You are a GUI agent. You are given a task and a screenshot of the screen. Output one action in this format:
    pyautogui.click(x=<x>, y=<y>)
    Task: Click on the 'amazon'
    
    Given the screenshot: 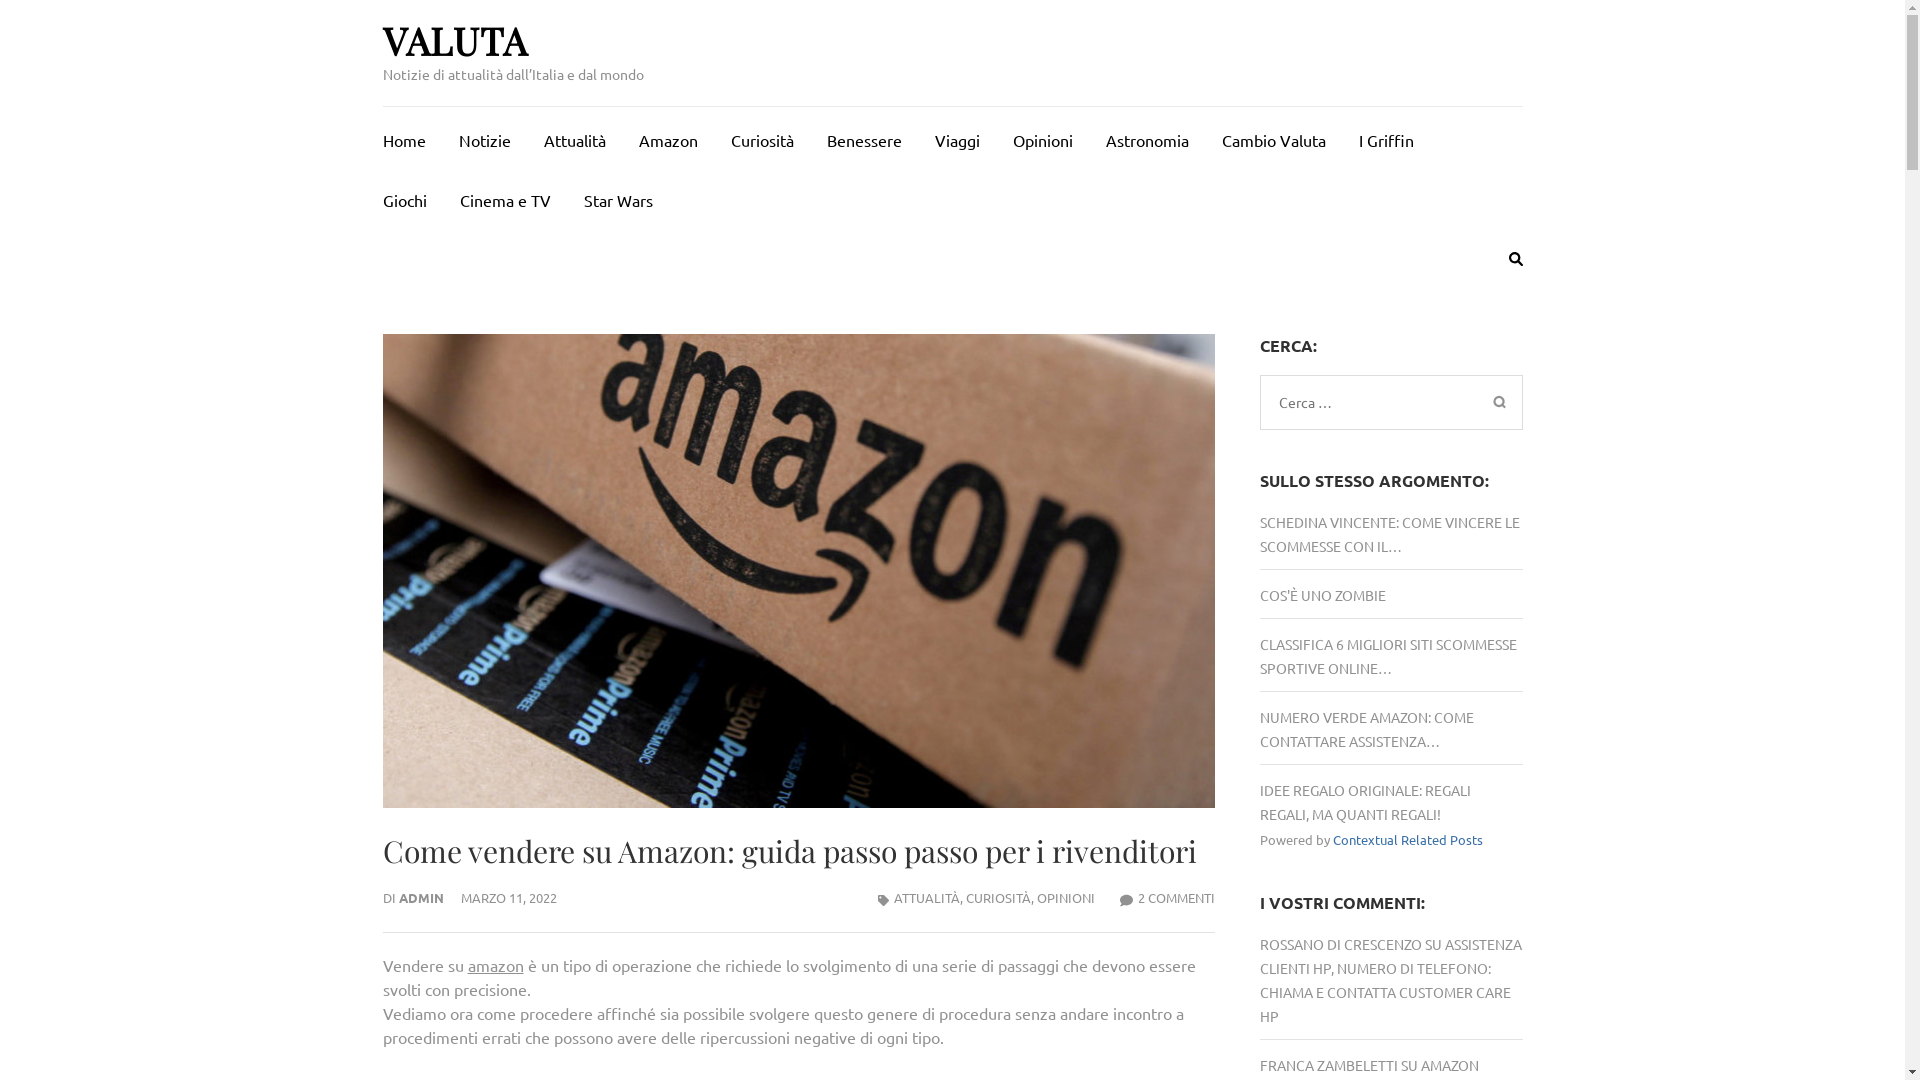 What is the action you would take?
    pyautogui.click(x=495, y=963)
    